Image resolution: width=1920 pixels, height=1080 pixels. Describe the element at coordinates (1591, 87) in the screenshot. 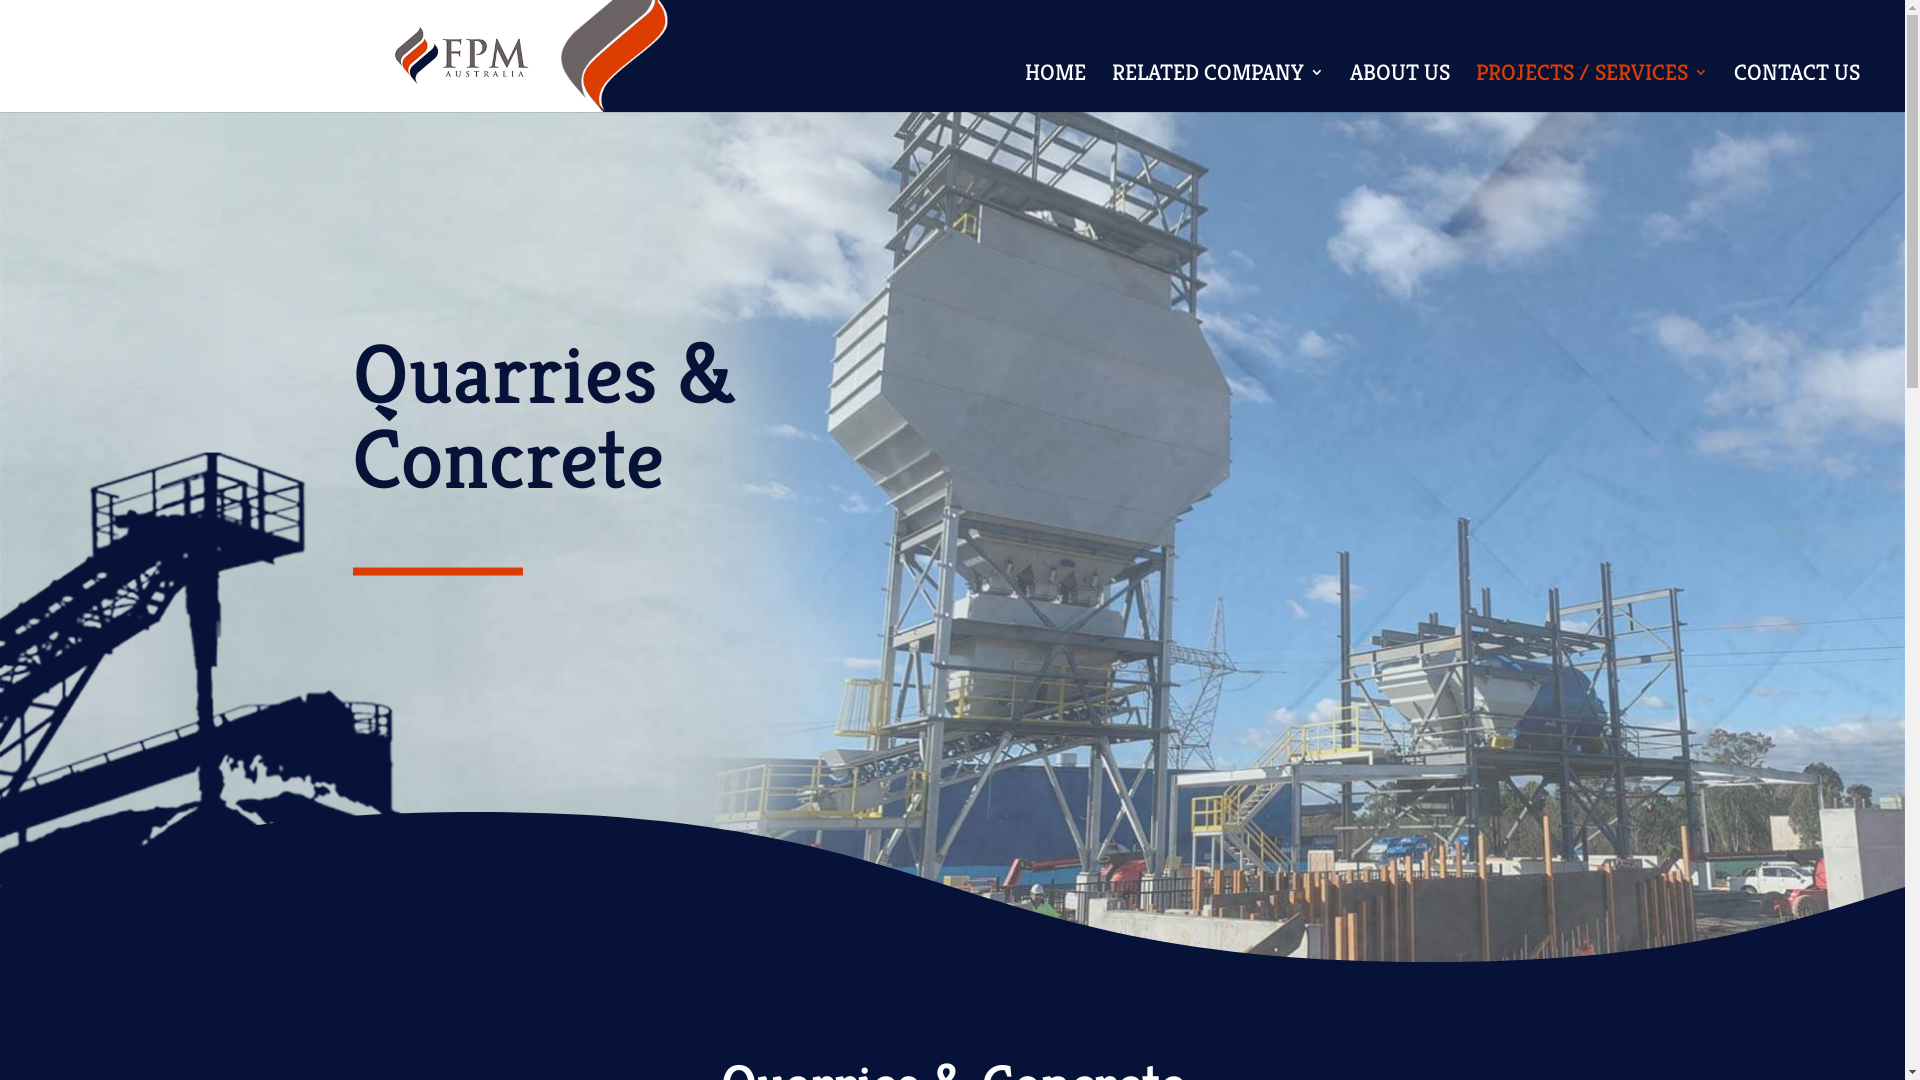

I see `'PROJECTS / SERVICES'` at that location.